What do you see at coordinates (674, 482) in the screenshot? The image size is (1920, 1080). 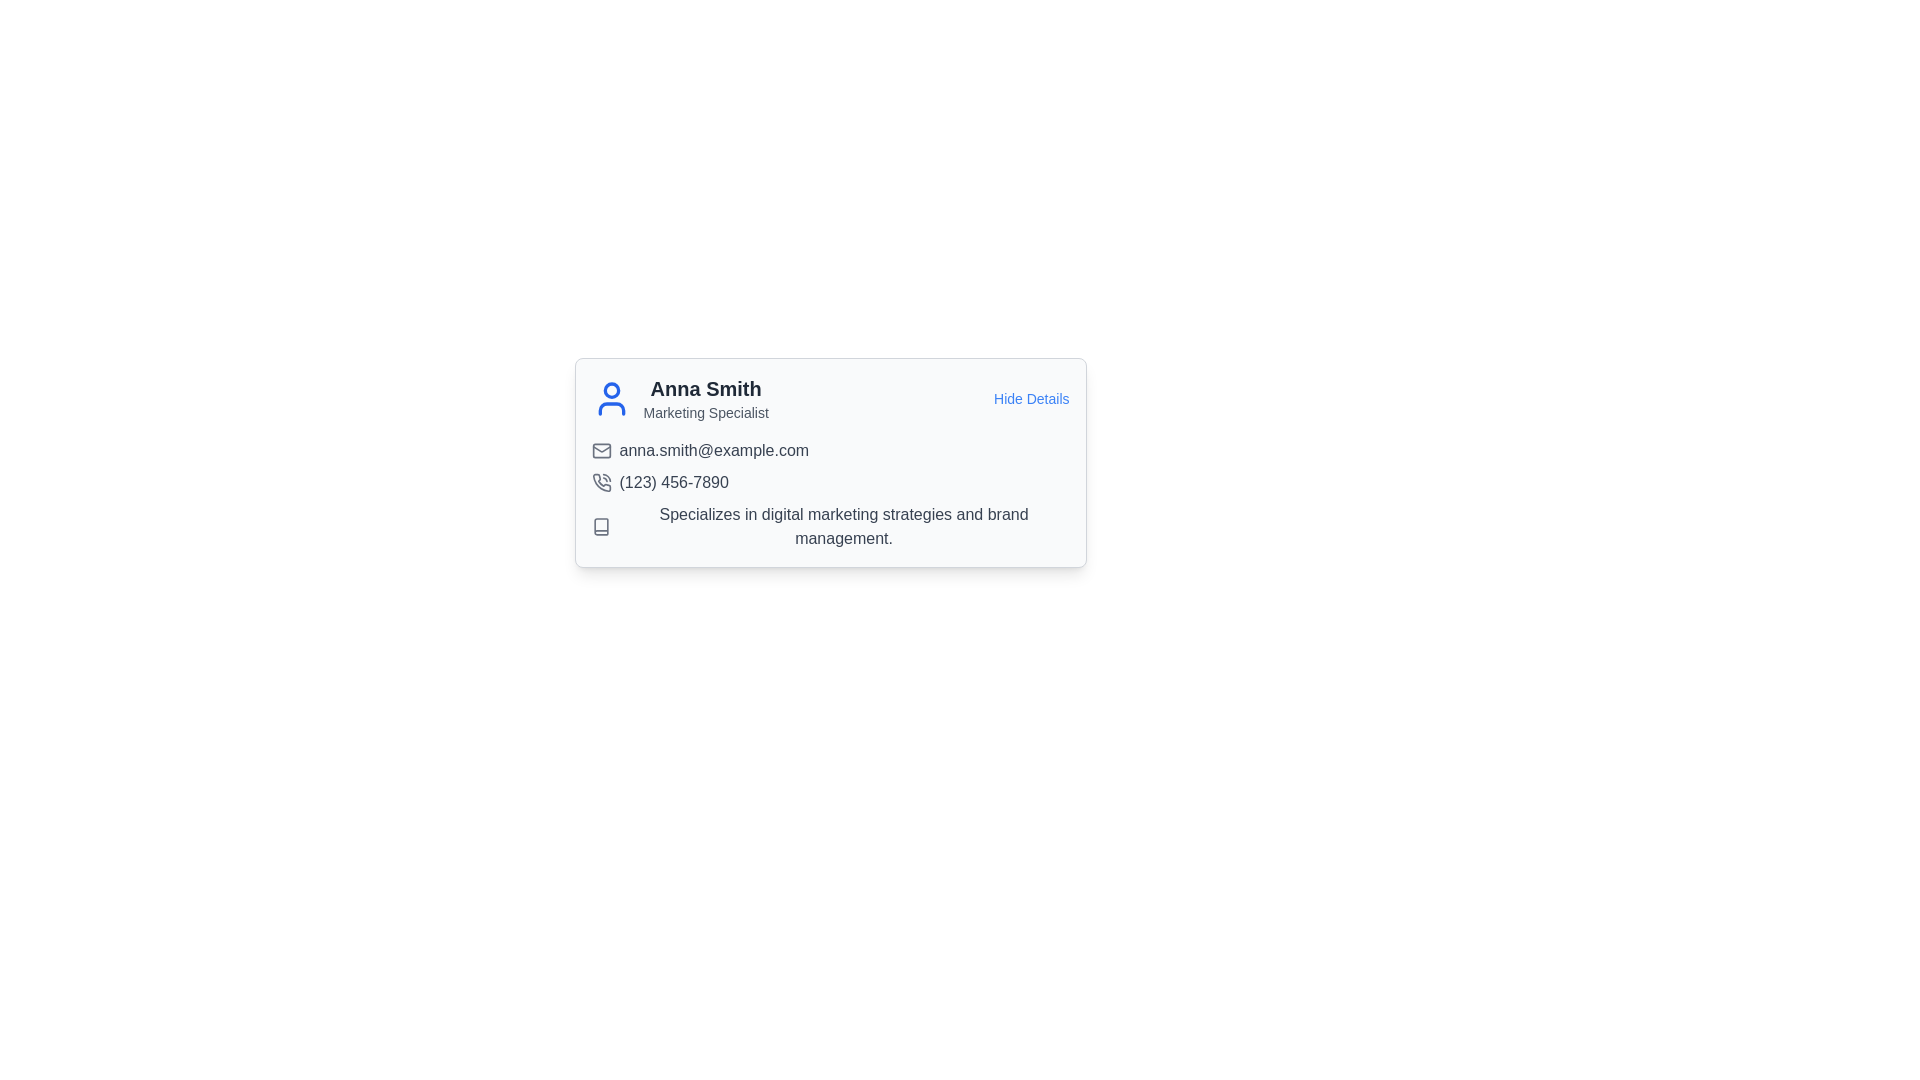 I see `the gray text displaying the phone number '(123) 456-7890' located` at bounding box center [674, 482].